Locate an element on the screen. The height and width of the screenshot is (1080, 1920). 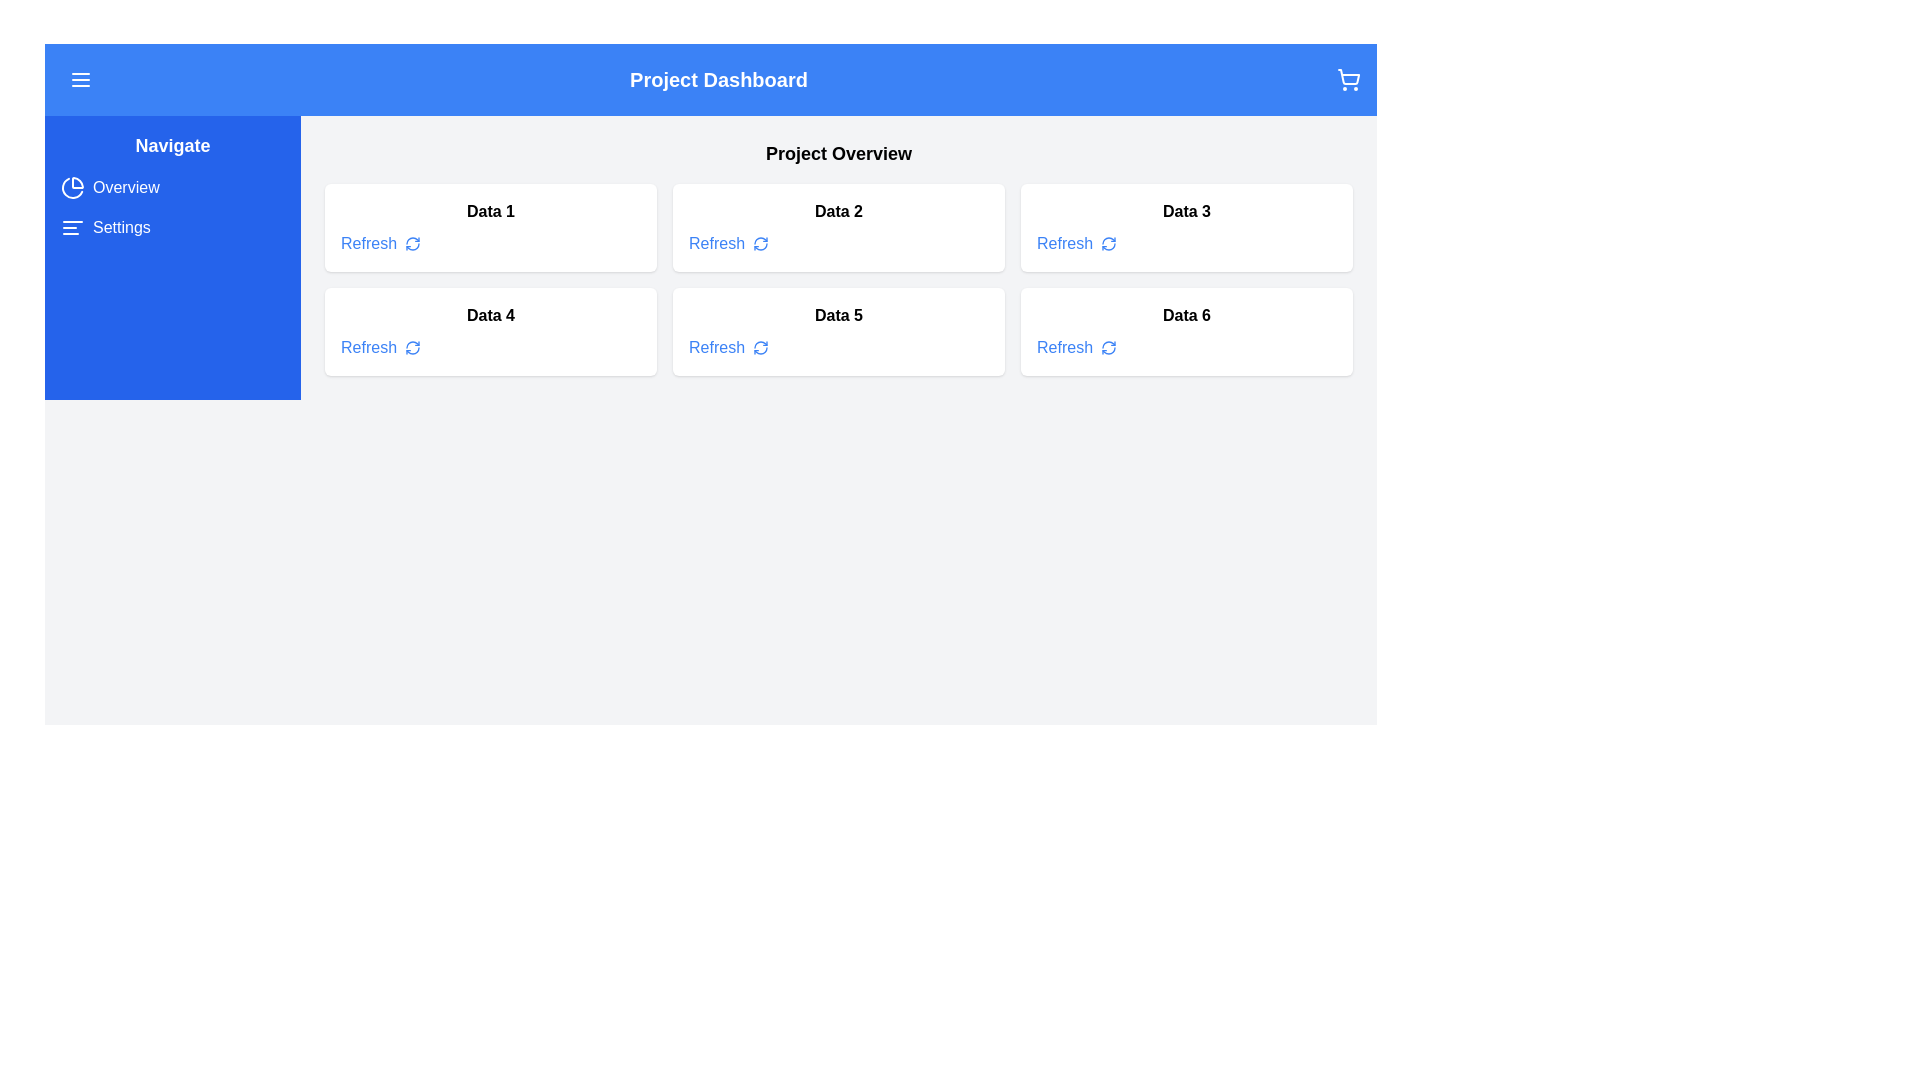
the Sidebar navigation panel is located at coordinates (172, 257).